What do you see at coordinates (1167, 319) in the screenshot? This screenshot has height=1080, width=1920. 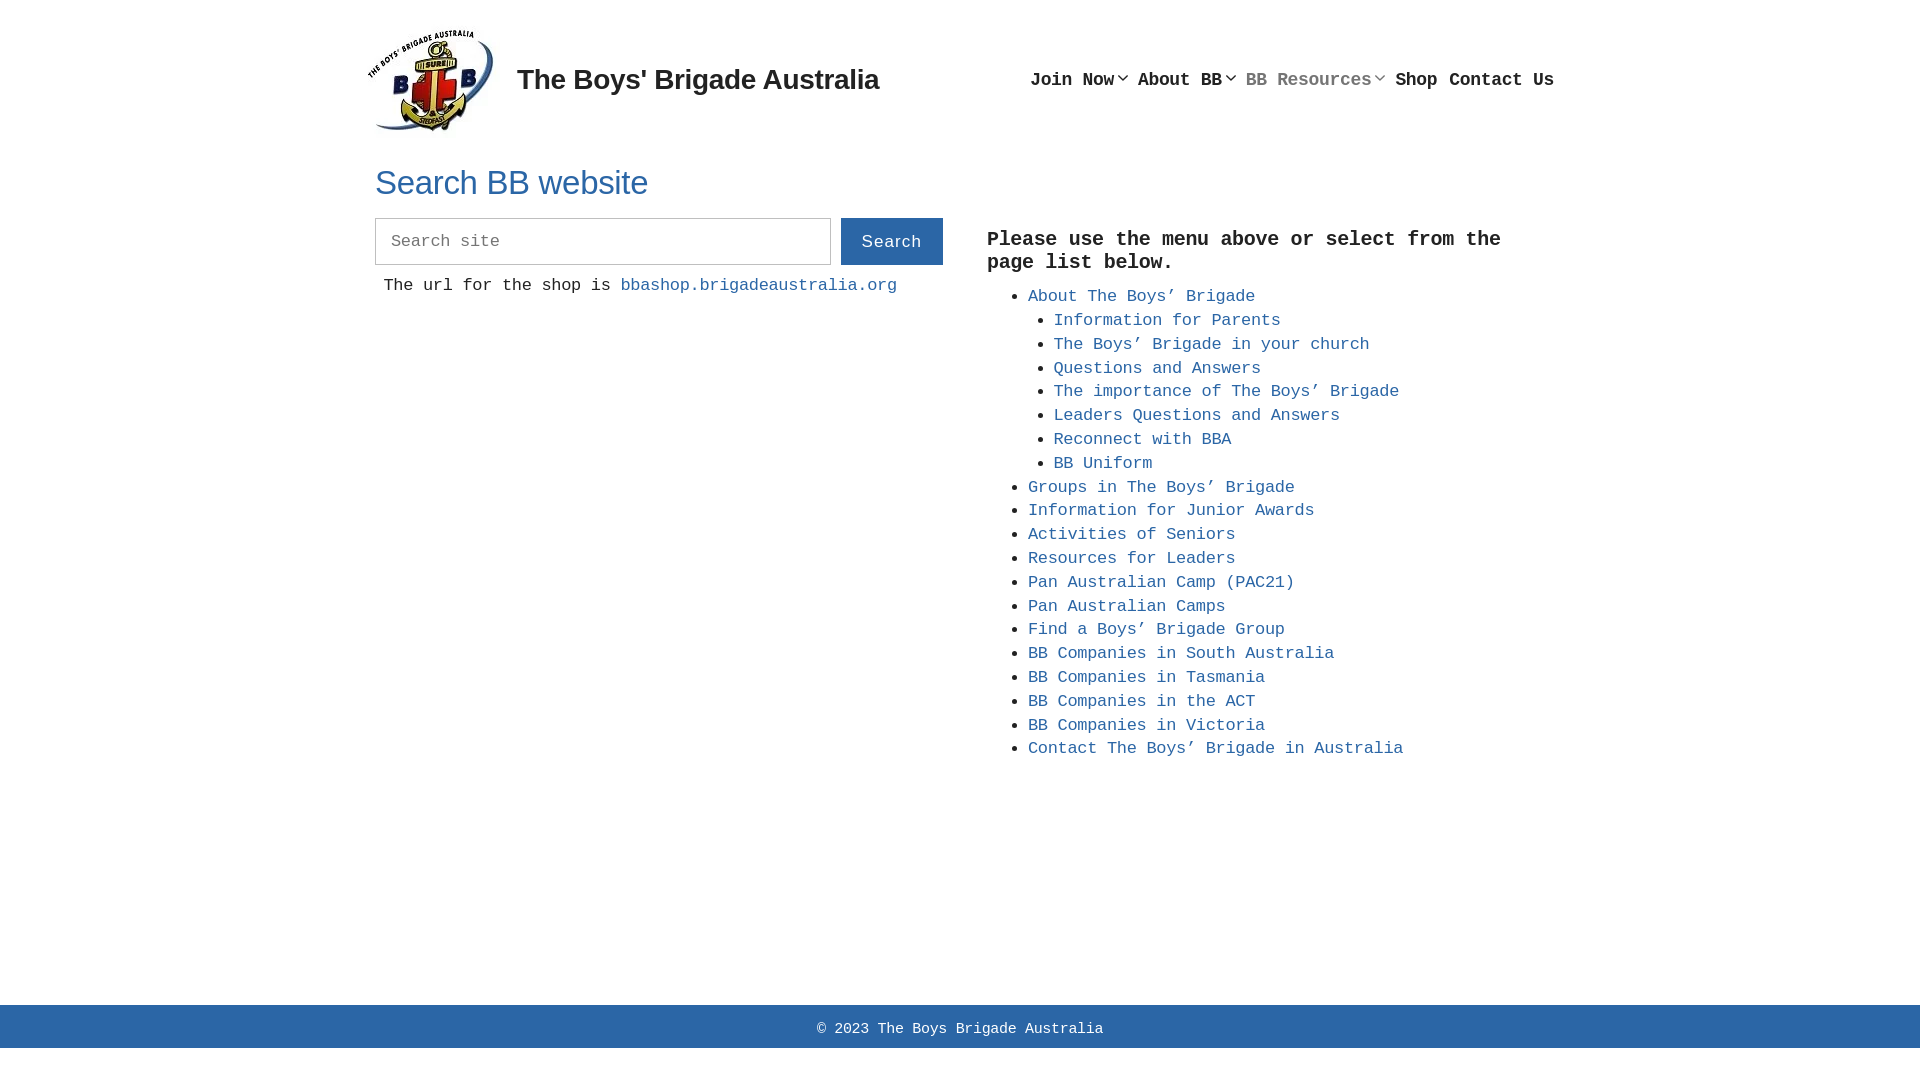 I see `'Information for Parents'` at bounding box center [1167, 319].